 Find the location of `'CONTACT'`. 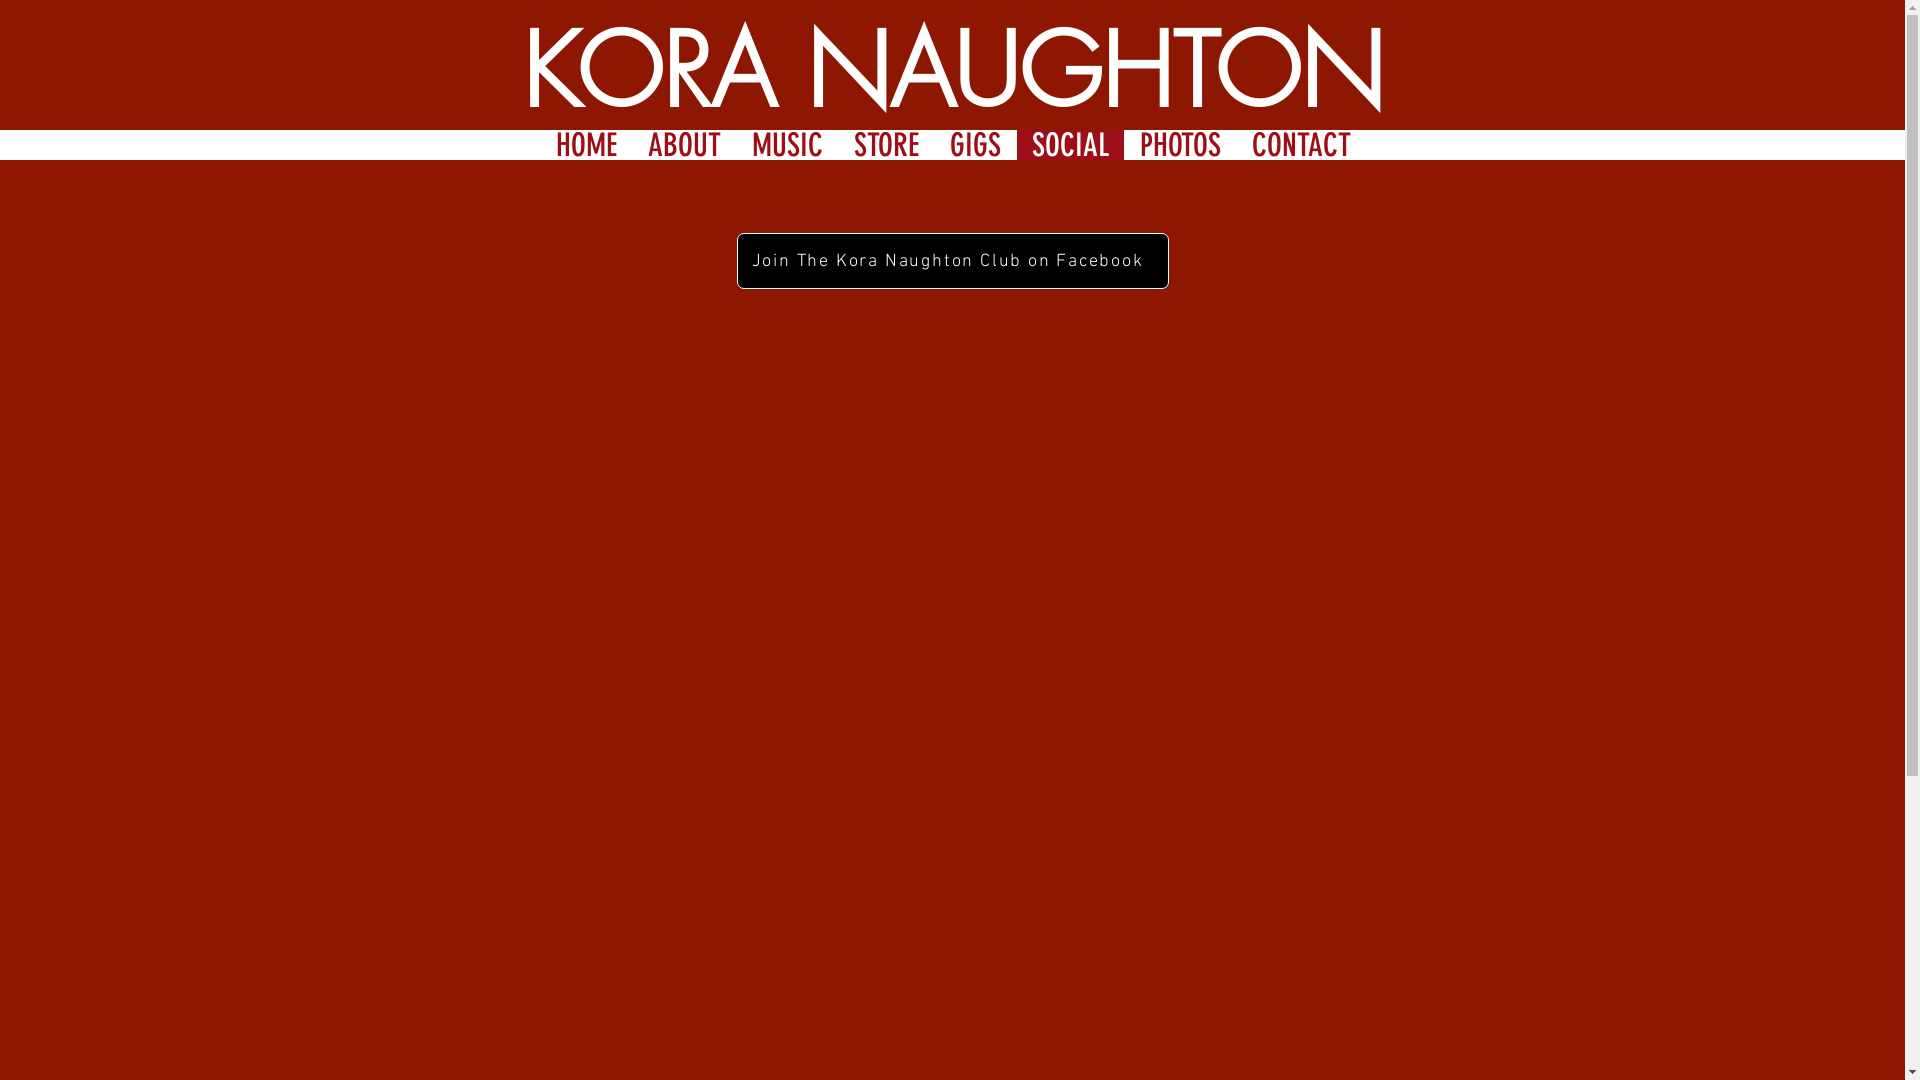

'CONTACT' is located at coordinates (1300, 144).